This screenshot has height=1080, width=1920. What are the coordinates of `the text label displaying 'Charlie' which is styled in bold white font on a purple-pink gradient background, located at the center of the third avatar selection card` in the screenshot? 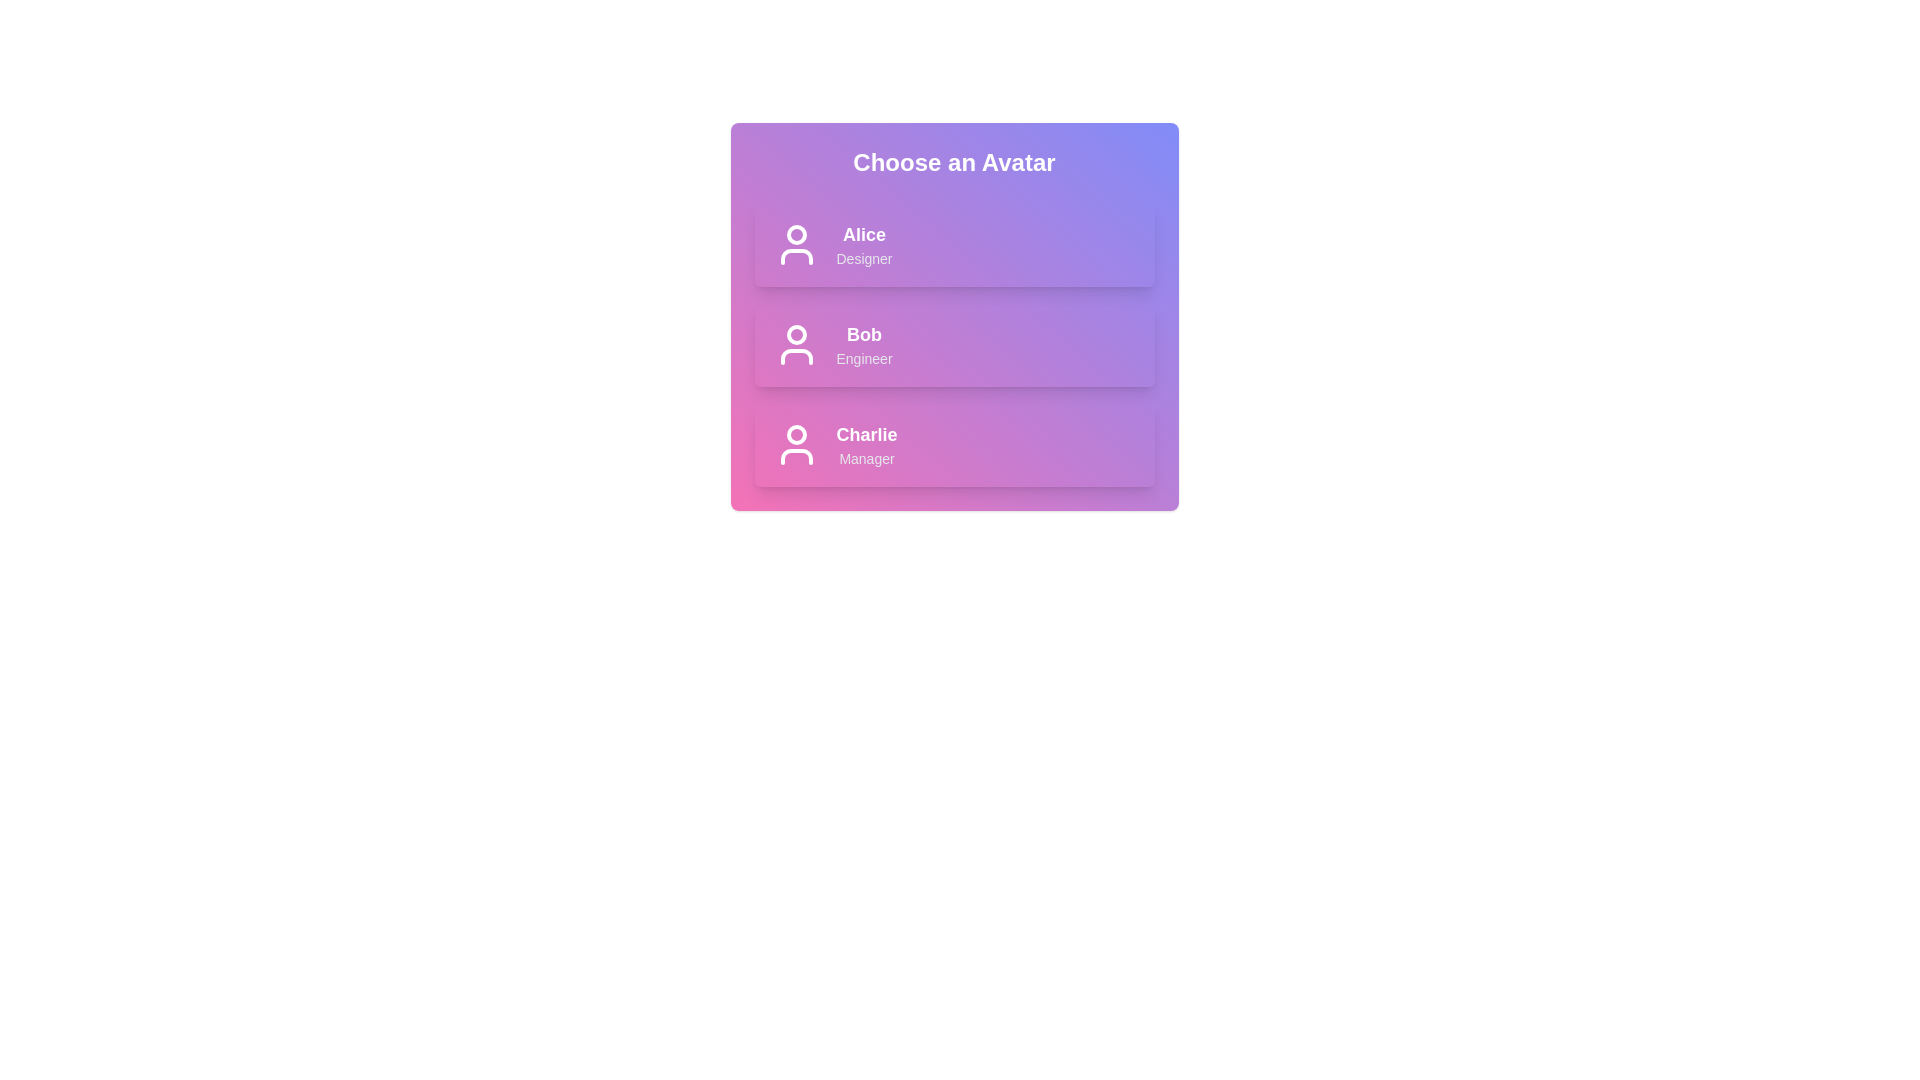 It's located at (867, 434).